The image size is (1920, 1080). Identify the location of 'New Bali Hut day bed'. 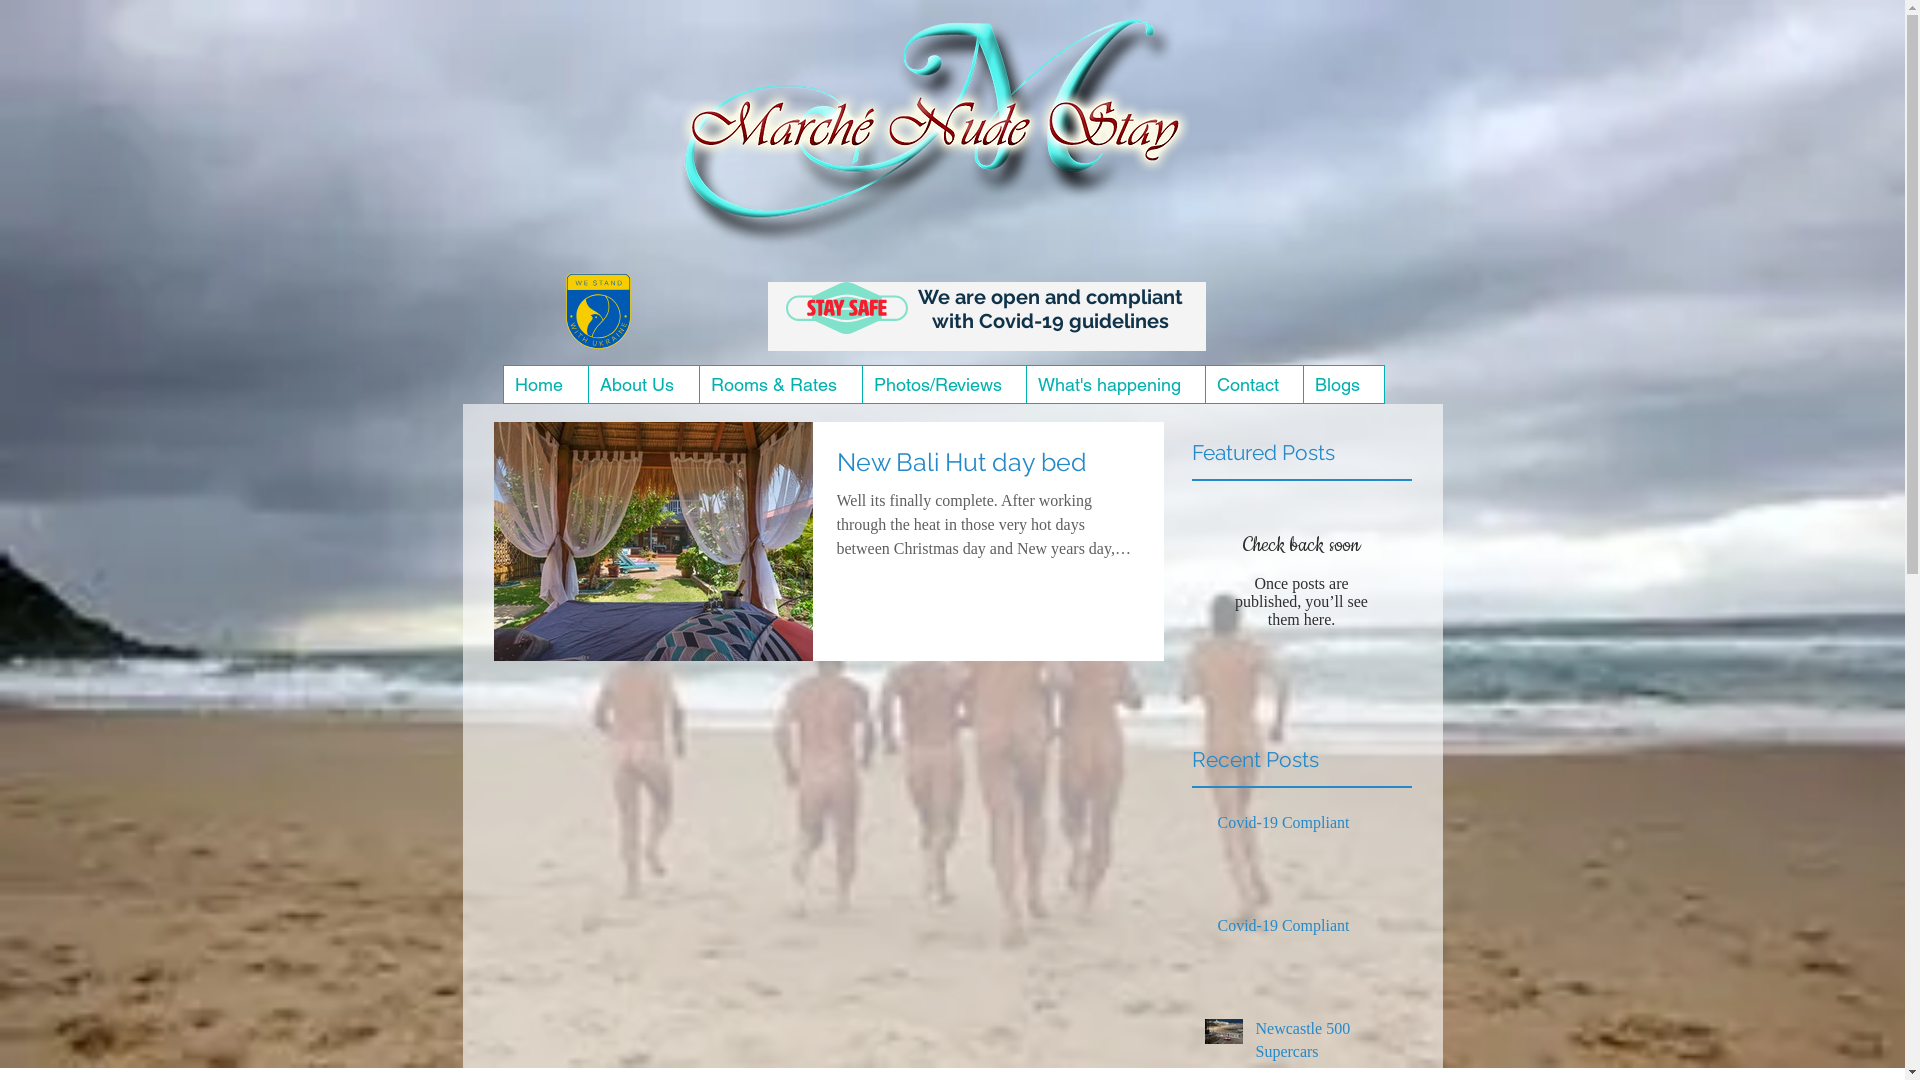
(987, 467).